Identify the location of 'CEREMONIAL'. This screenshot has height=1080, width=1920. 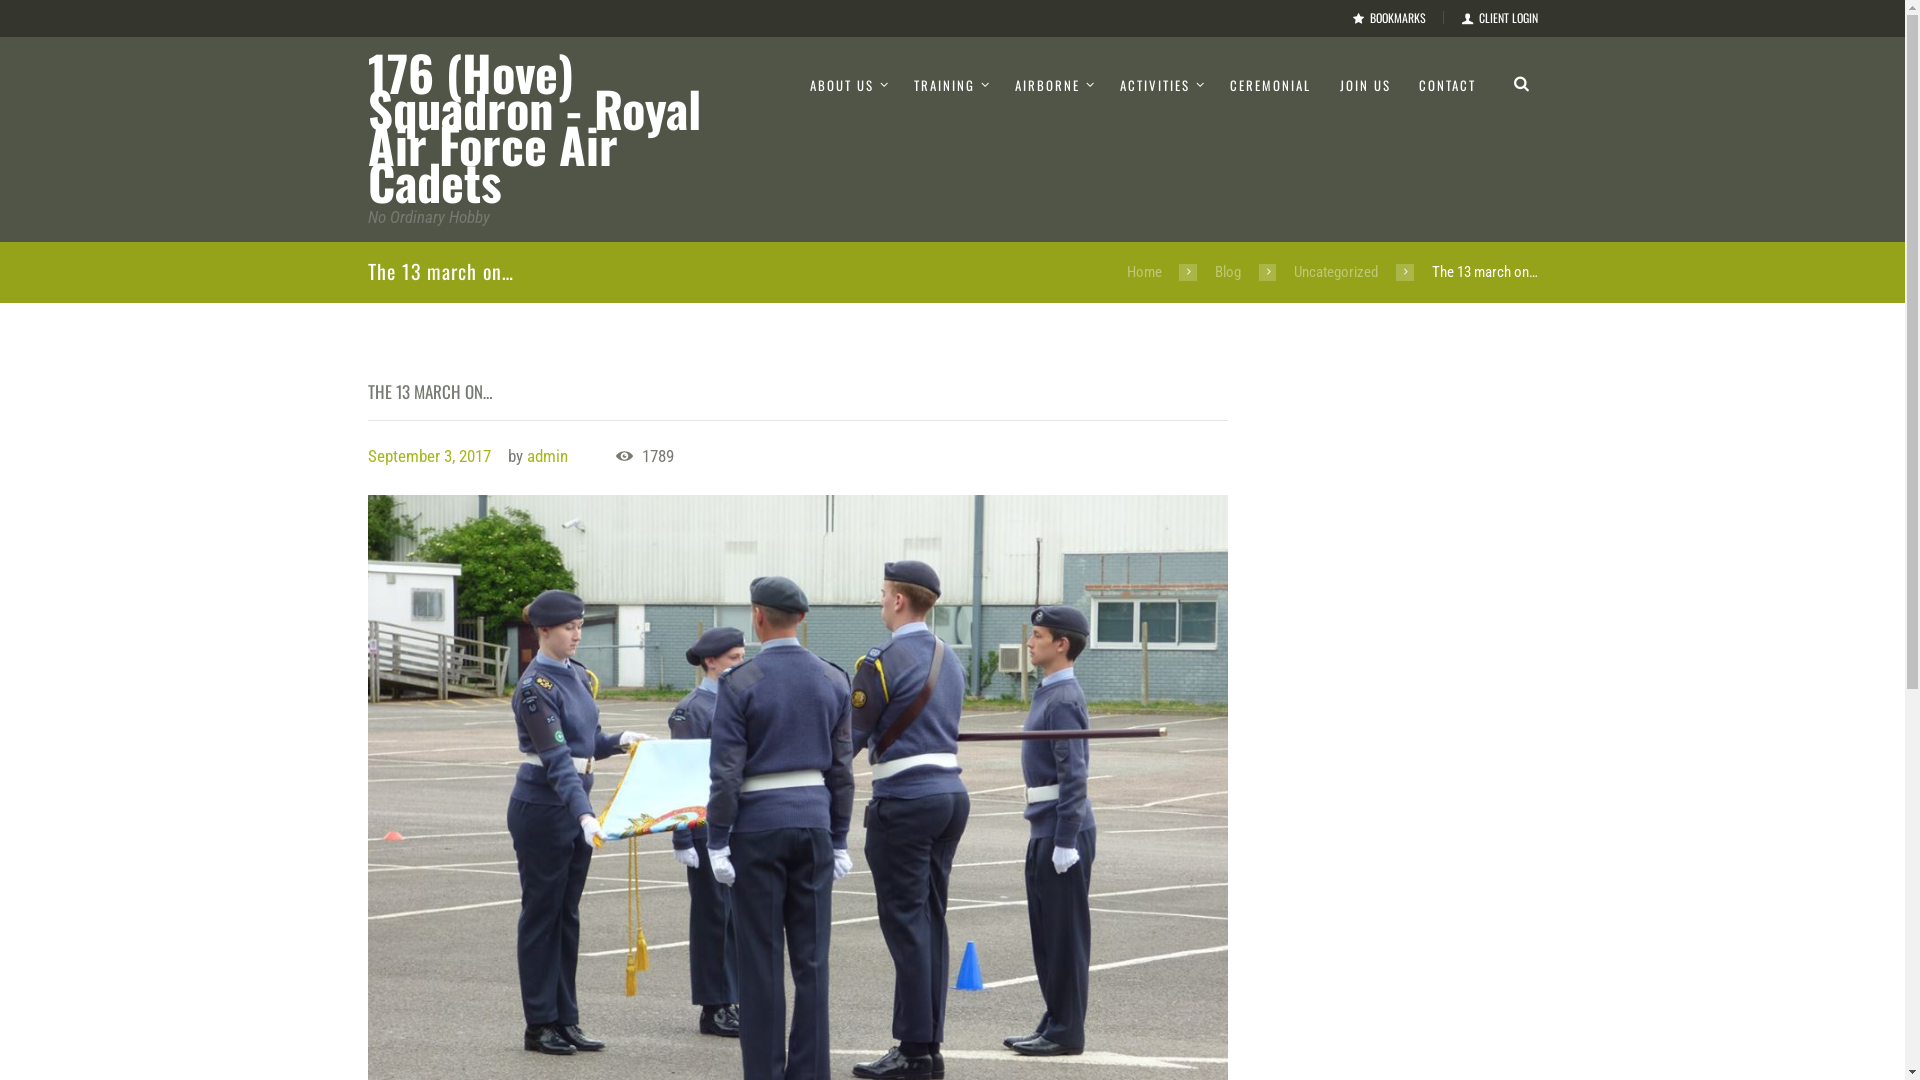
(1269, 84).